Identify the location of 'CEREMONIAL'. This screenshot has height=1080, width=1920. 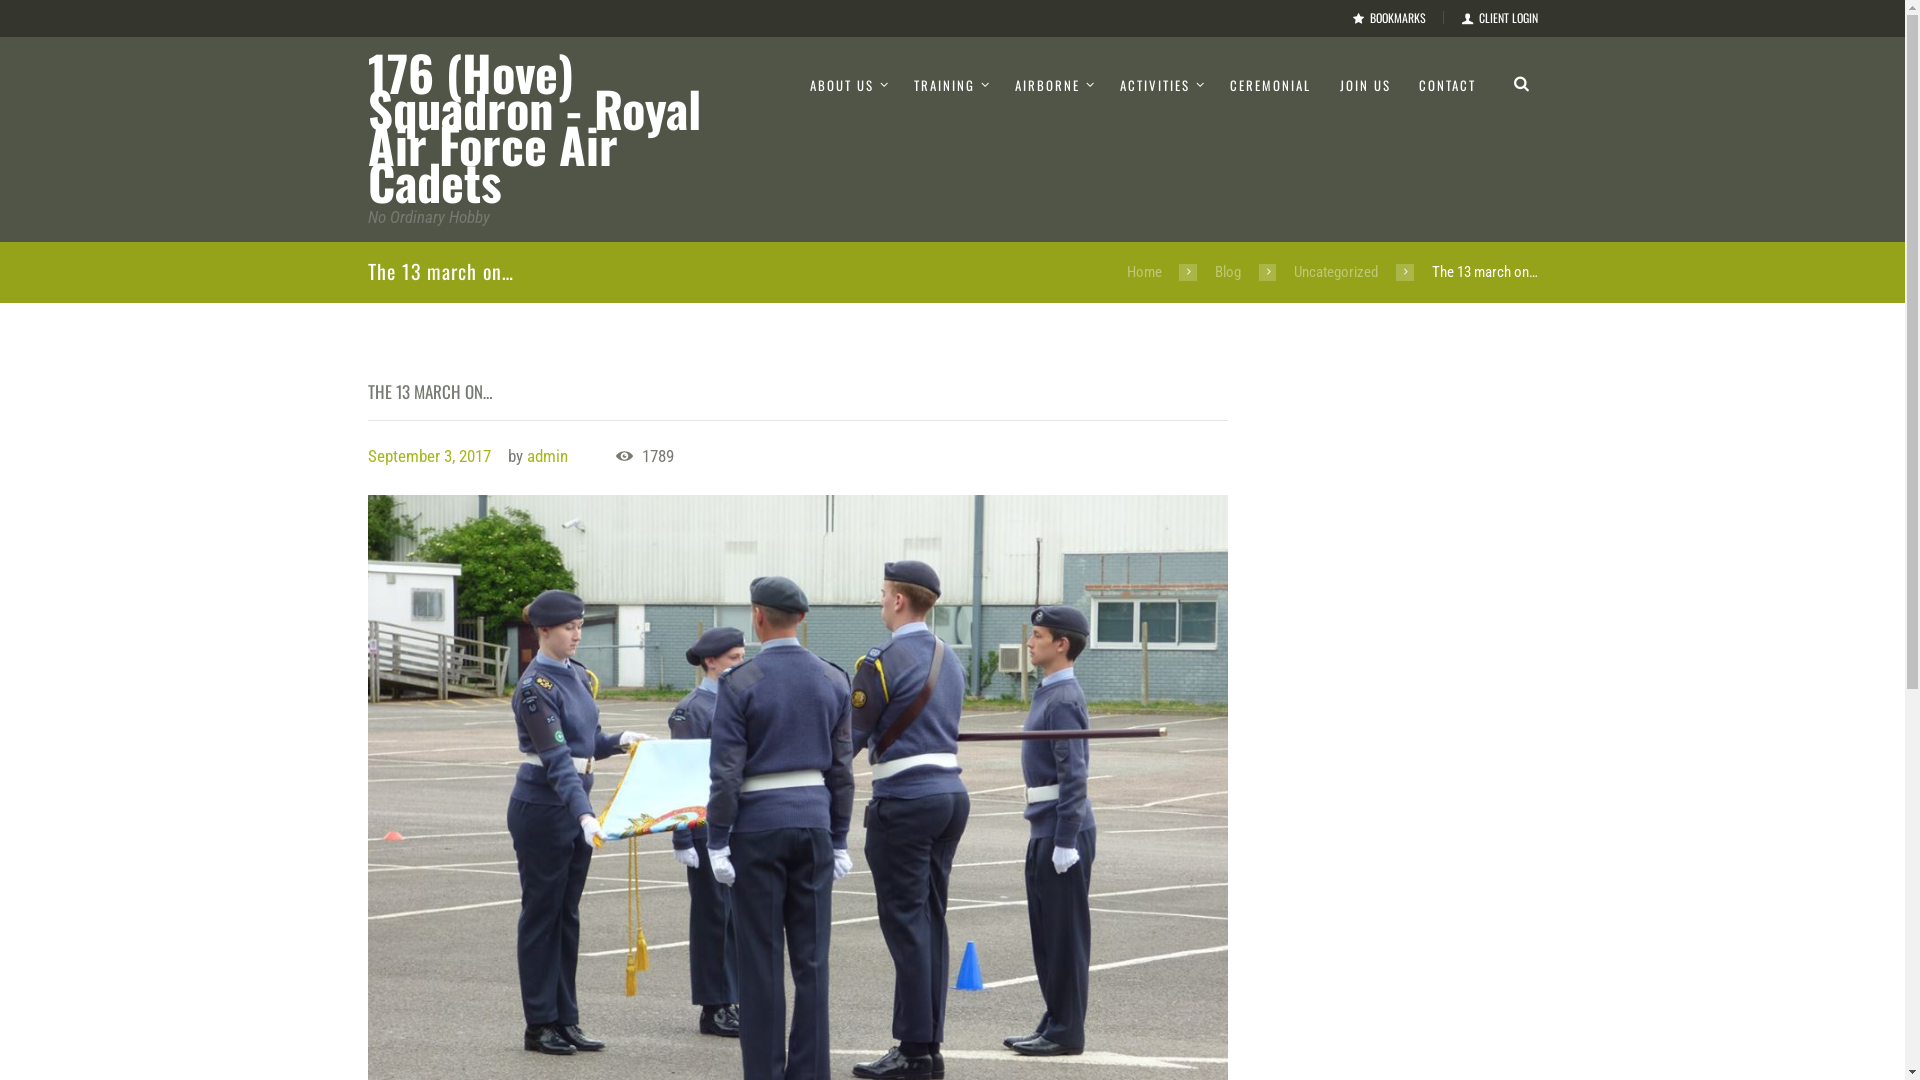
(1269, 84).